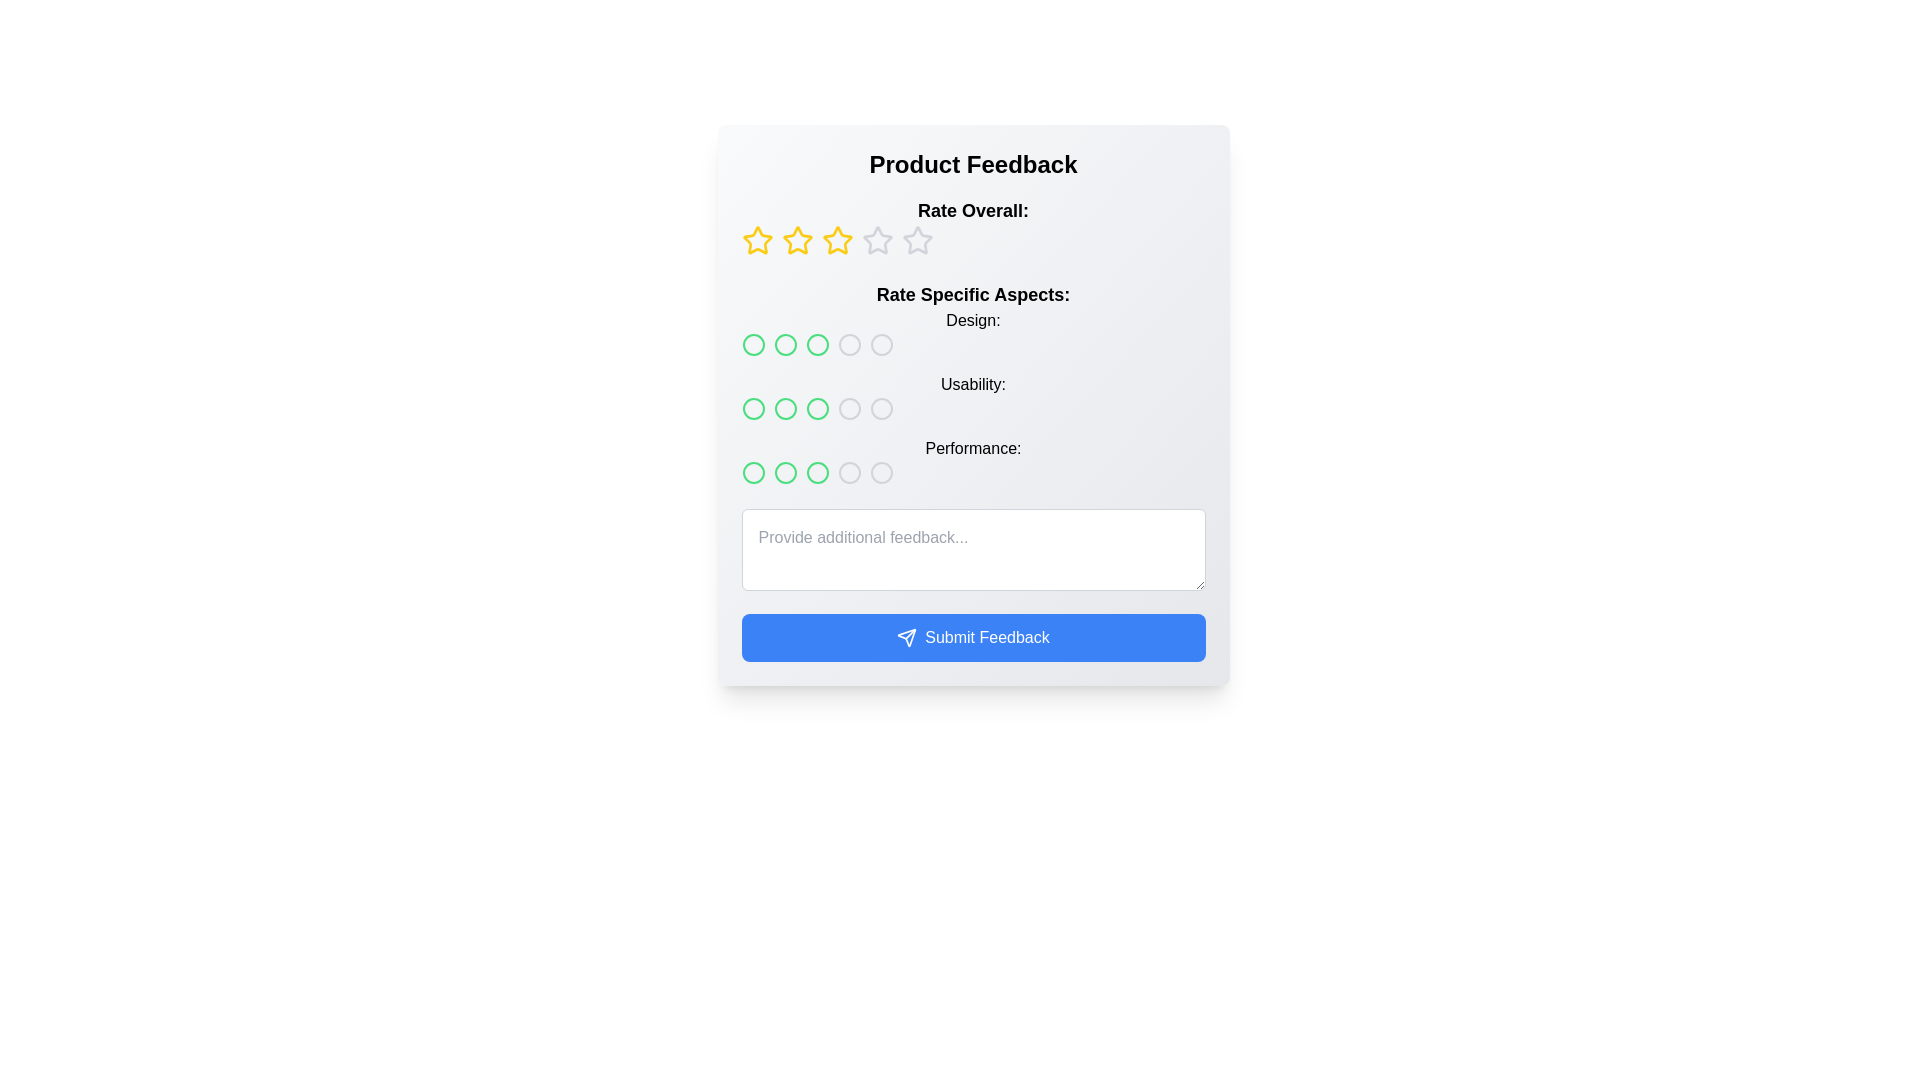  What do you see at coordinates (973, 226) in the screenshot?
I see `the stars in the Rating component located below 'Product Feedback'` at bounding box center [973, 226].